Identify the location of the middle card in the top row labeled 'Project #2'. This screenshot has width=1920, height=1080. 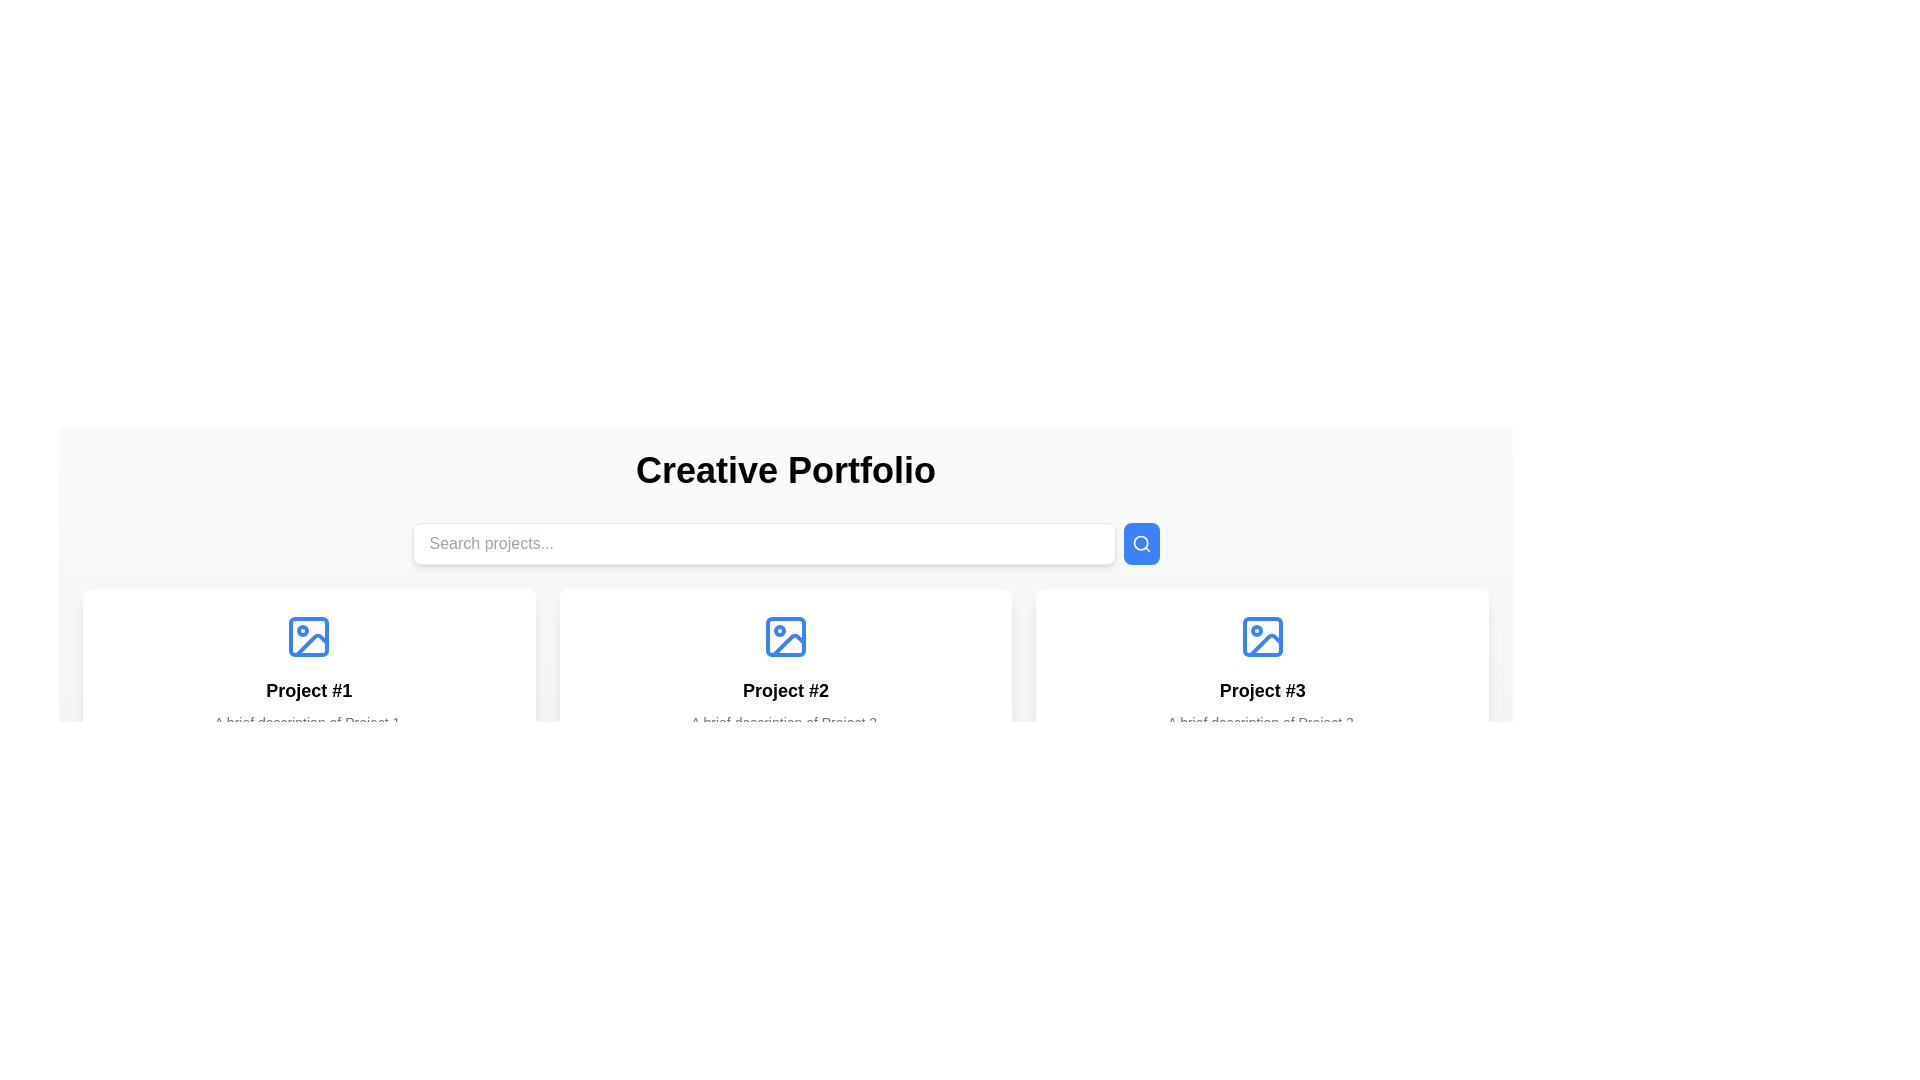
(785, 697).